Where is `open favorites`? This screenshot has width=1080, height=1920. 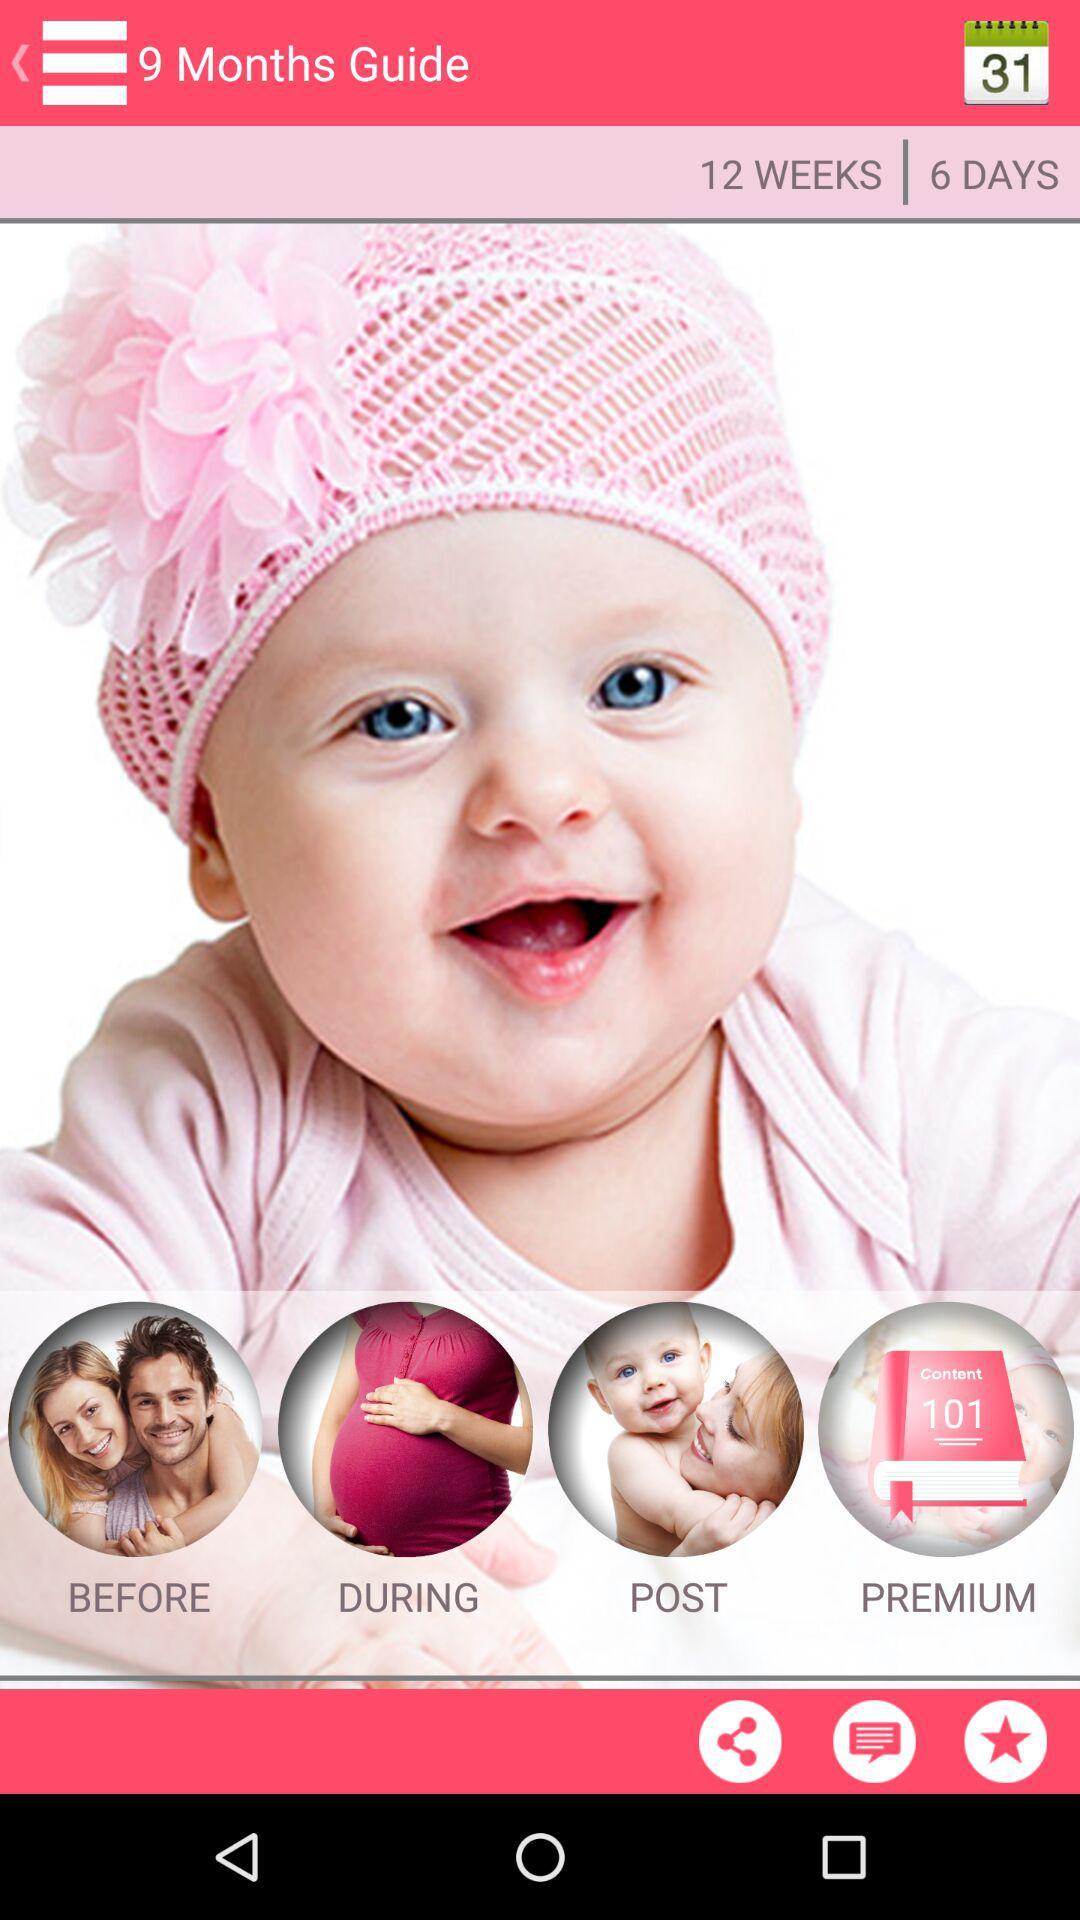
open favorites is located at coordinates (1005, 1740).